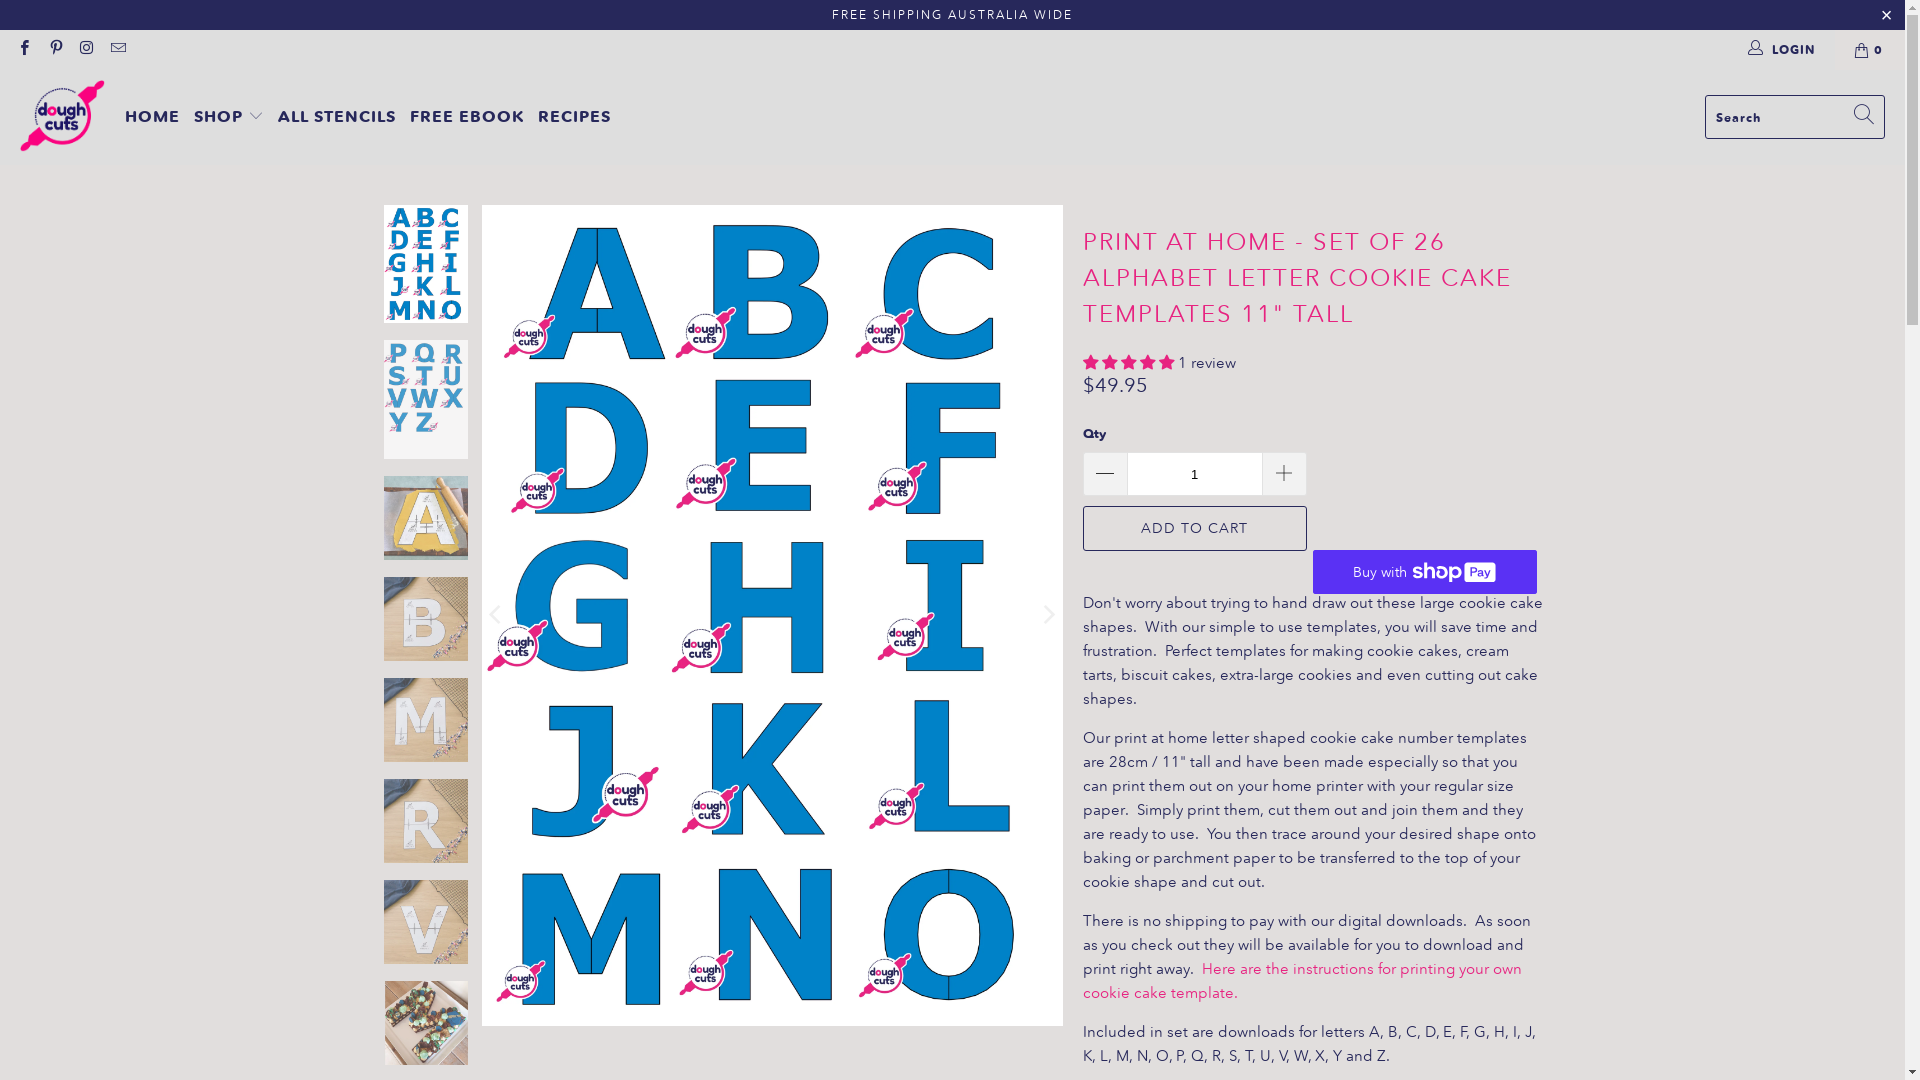  What do you see at coordinates (85, 48) in the screenshot?
I see `'DoughCuts on Instagram'` at bounding box center [85, 48].